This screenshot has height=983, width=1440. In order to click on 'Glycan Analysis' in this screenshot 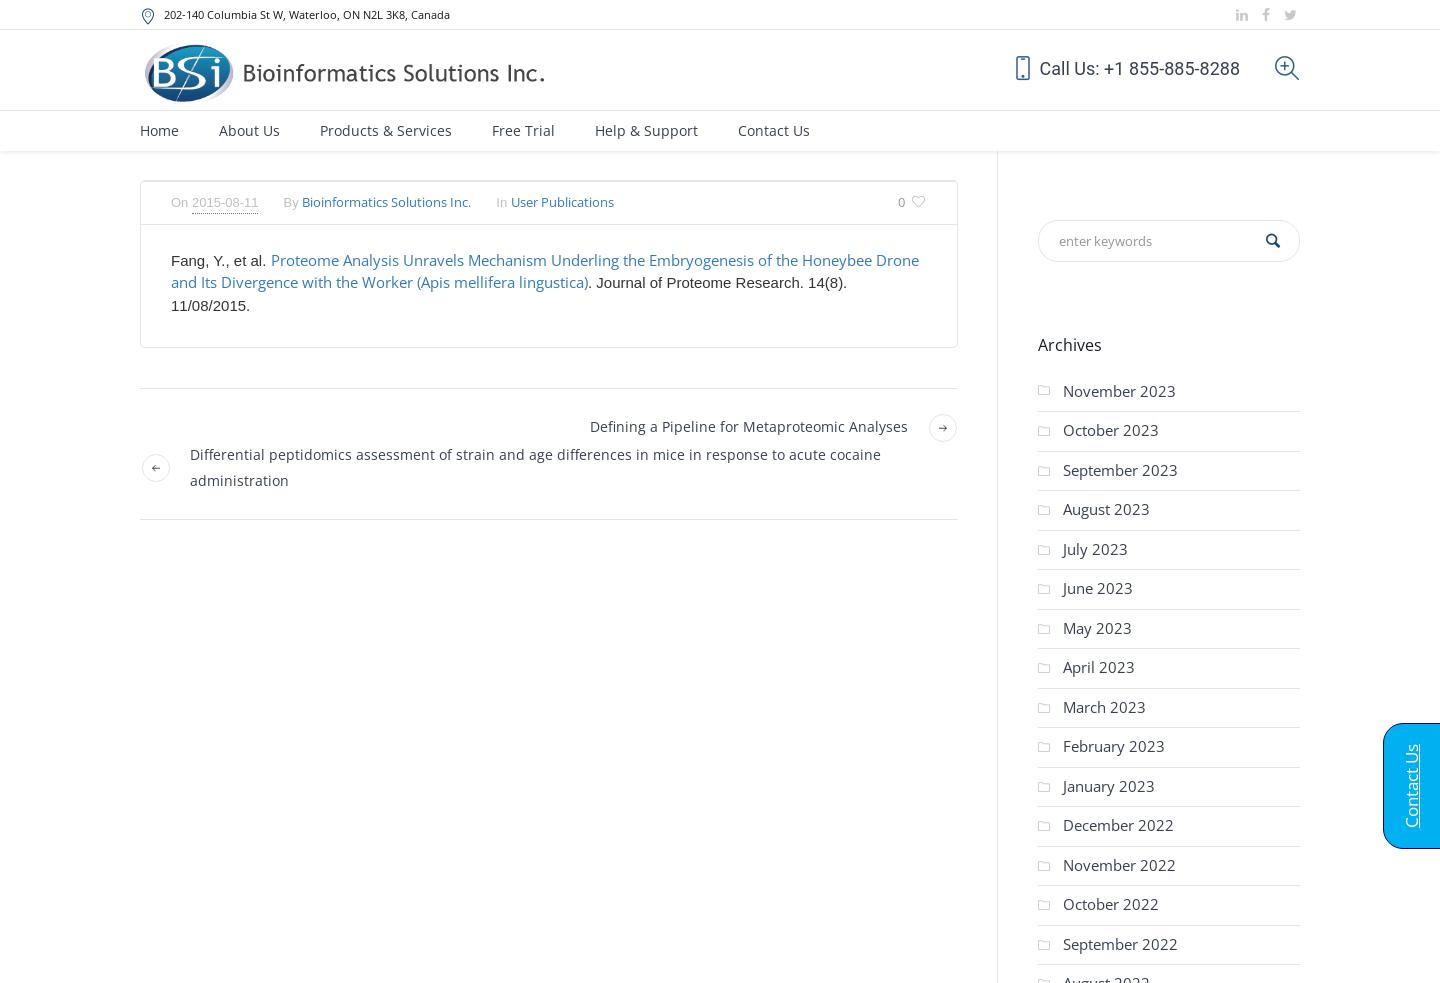, I will do `click(782, 545)`.